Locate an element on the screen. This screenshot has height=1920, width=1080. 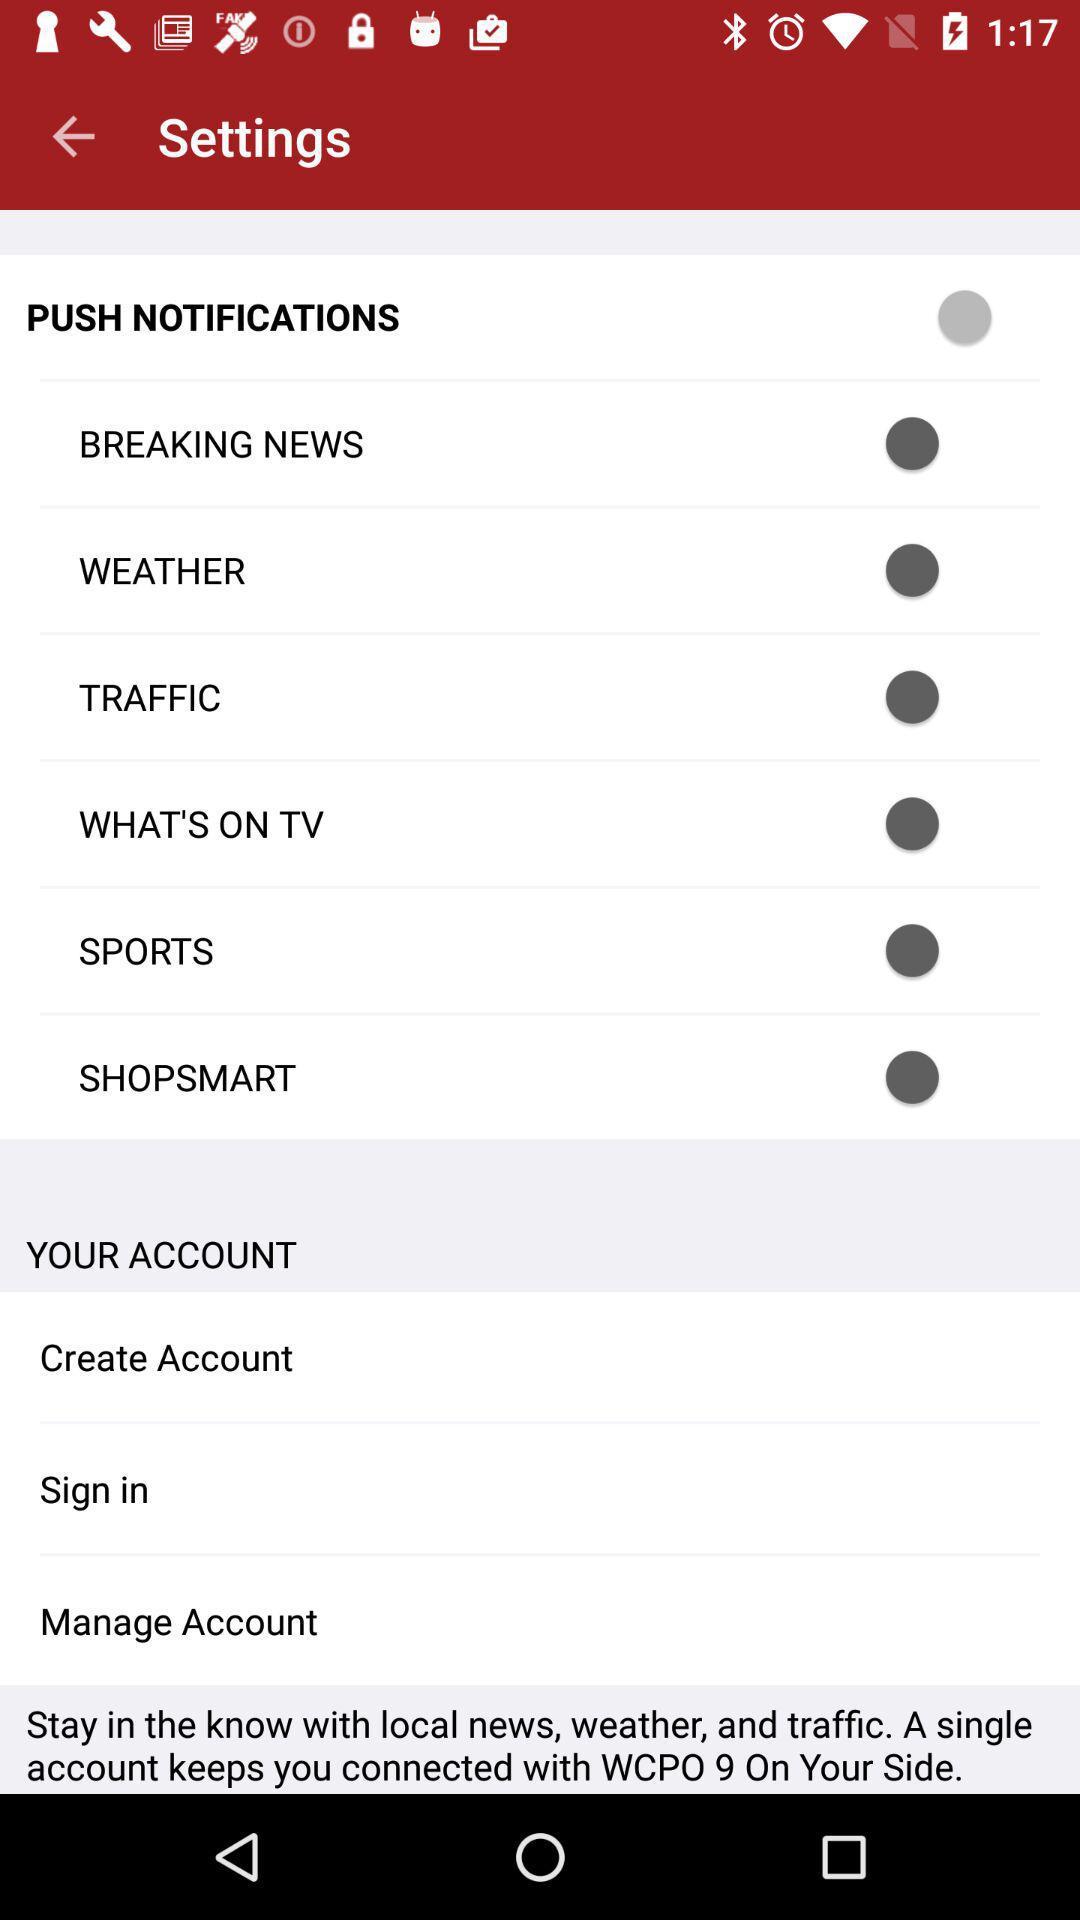
push notifications is located at coordinates (991, 315).